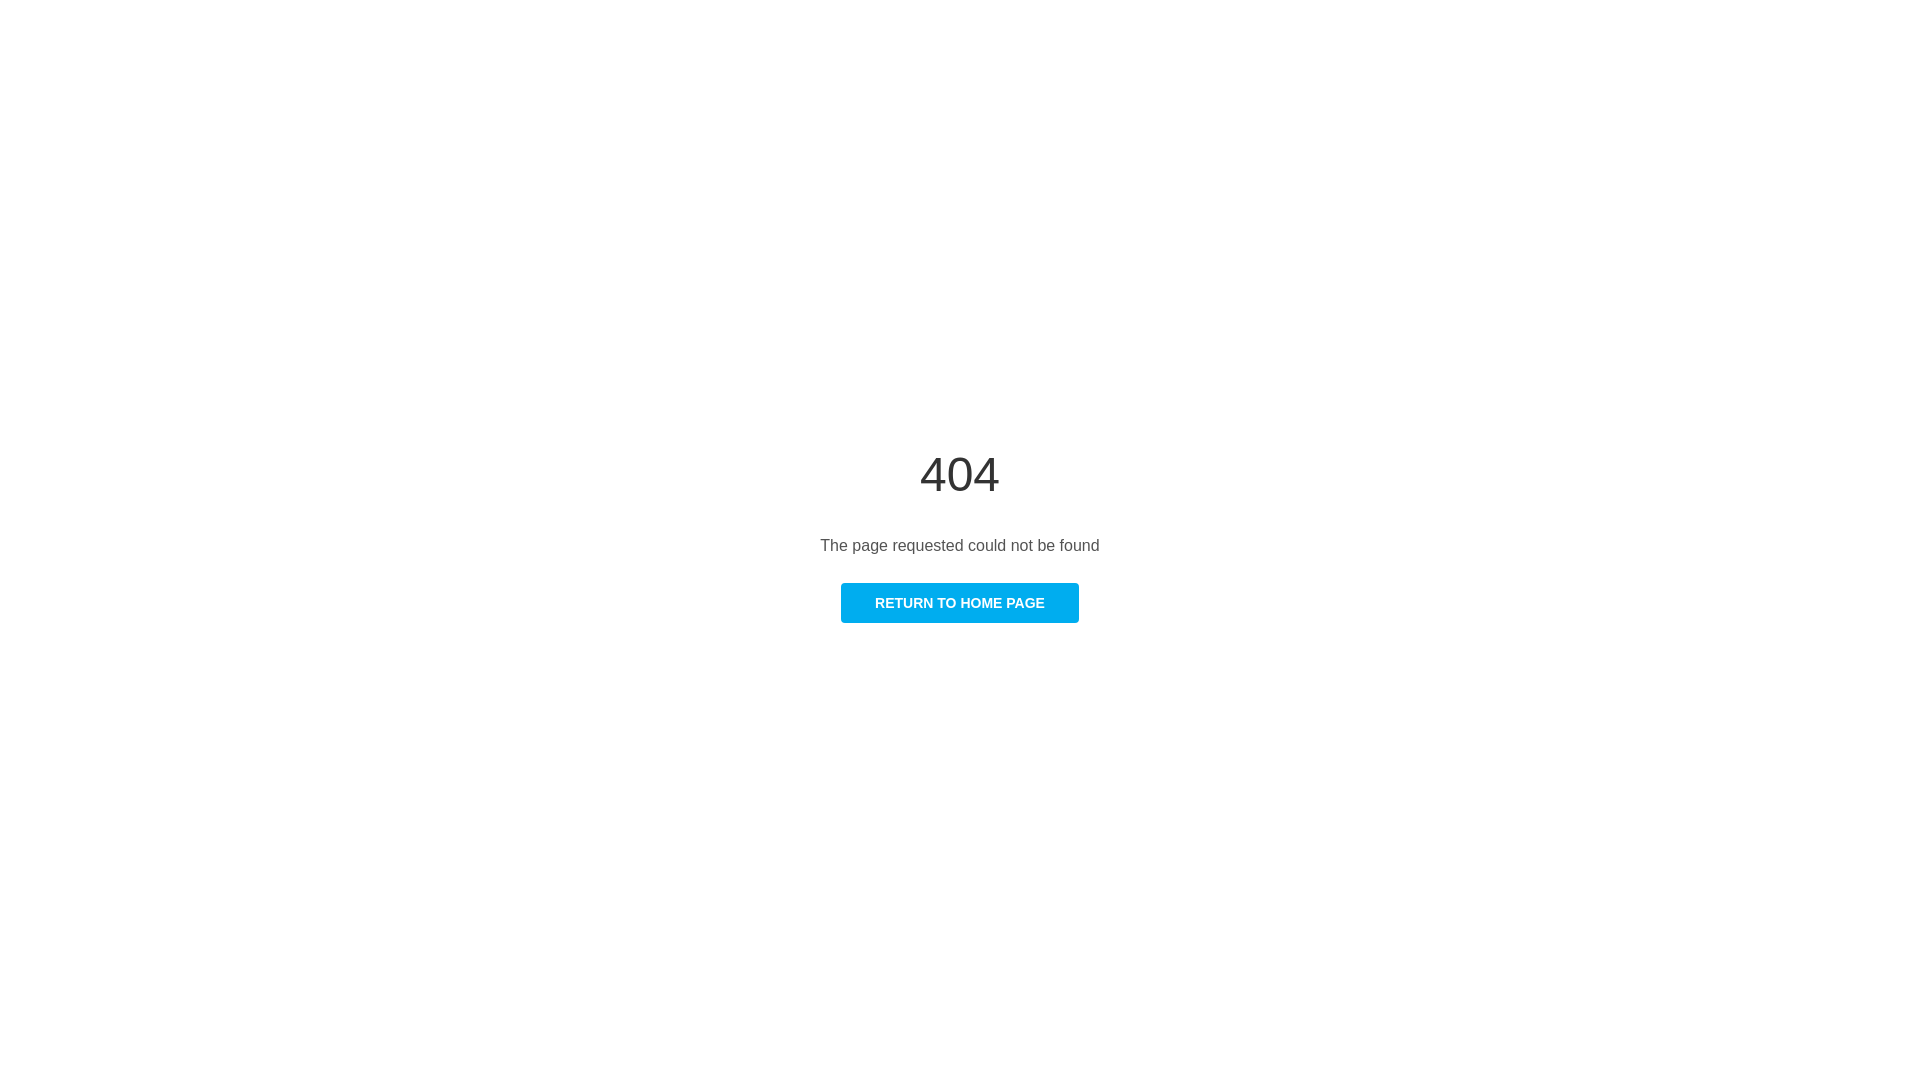 The width and height of the screenshot is (1920, 1080). What do you see at coordinates (960, 601) in the screenshot?
I see `'RETURN TO HOME PAGE'` at bounding box center [960, 601].